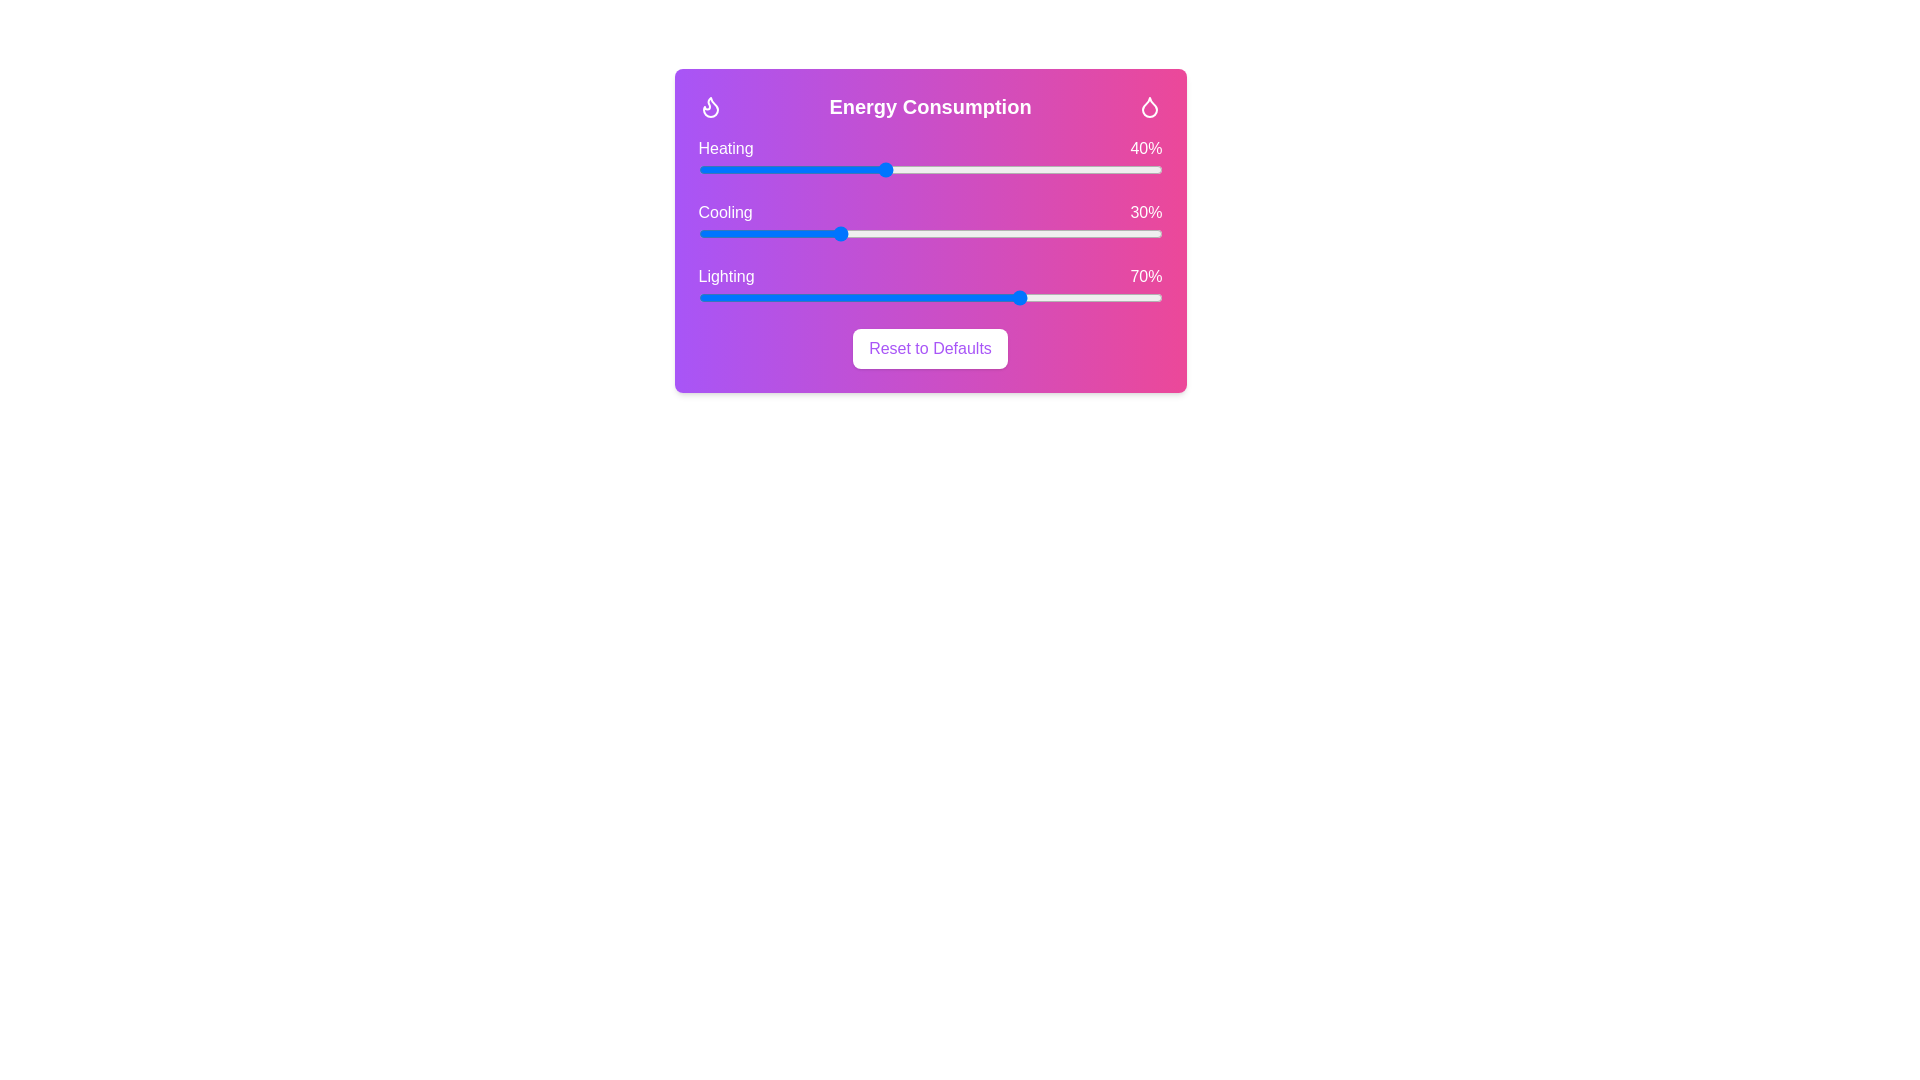  What do you see at coordinates (929, 347) in the screenshot?
I see `the 'Reset to Defaults' button` at bounding box center [929, 347].